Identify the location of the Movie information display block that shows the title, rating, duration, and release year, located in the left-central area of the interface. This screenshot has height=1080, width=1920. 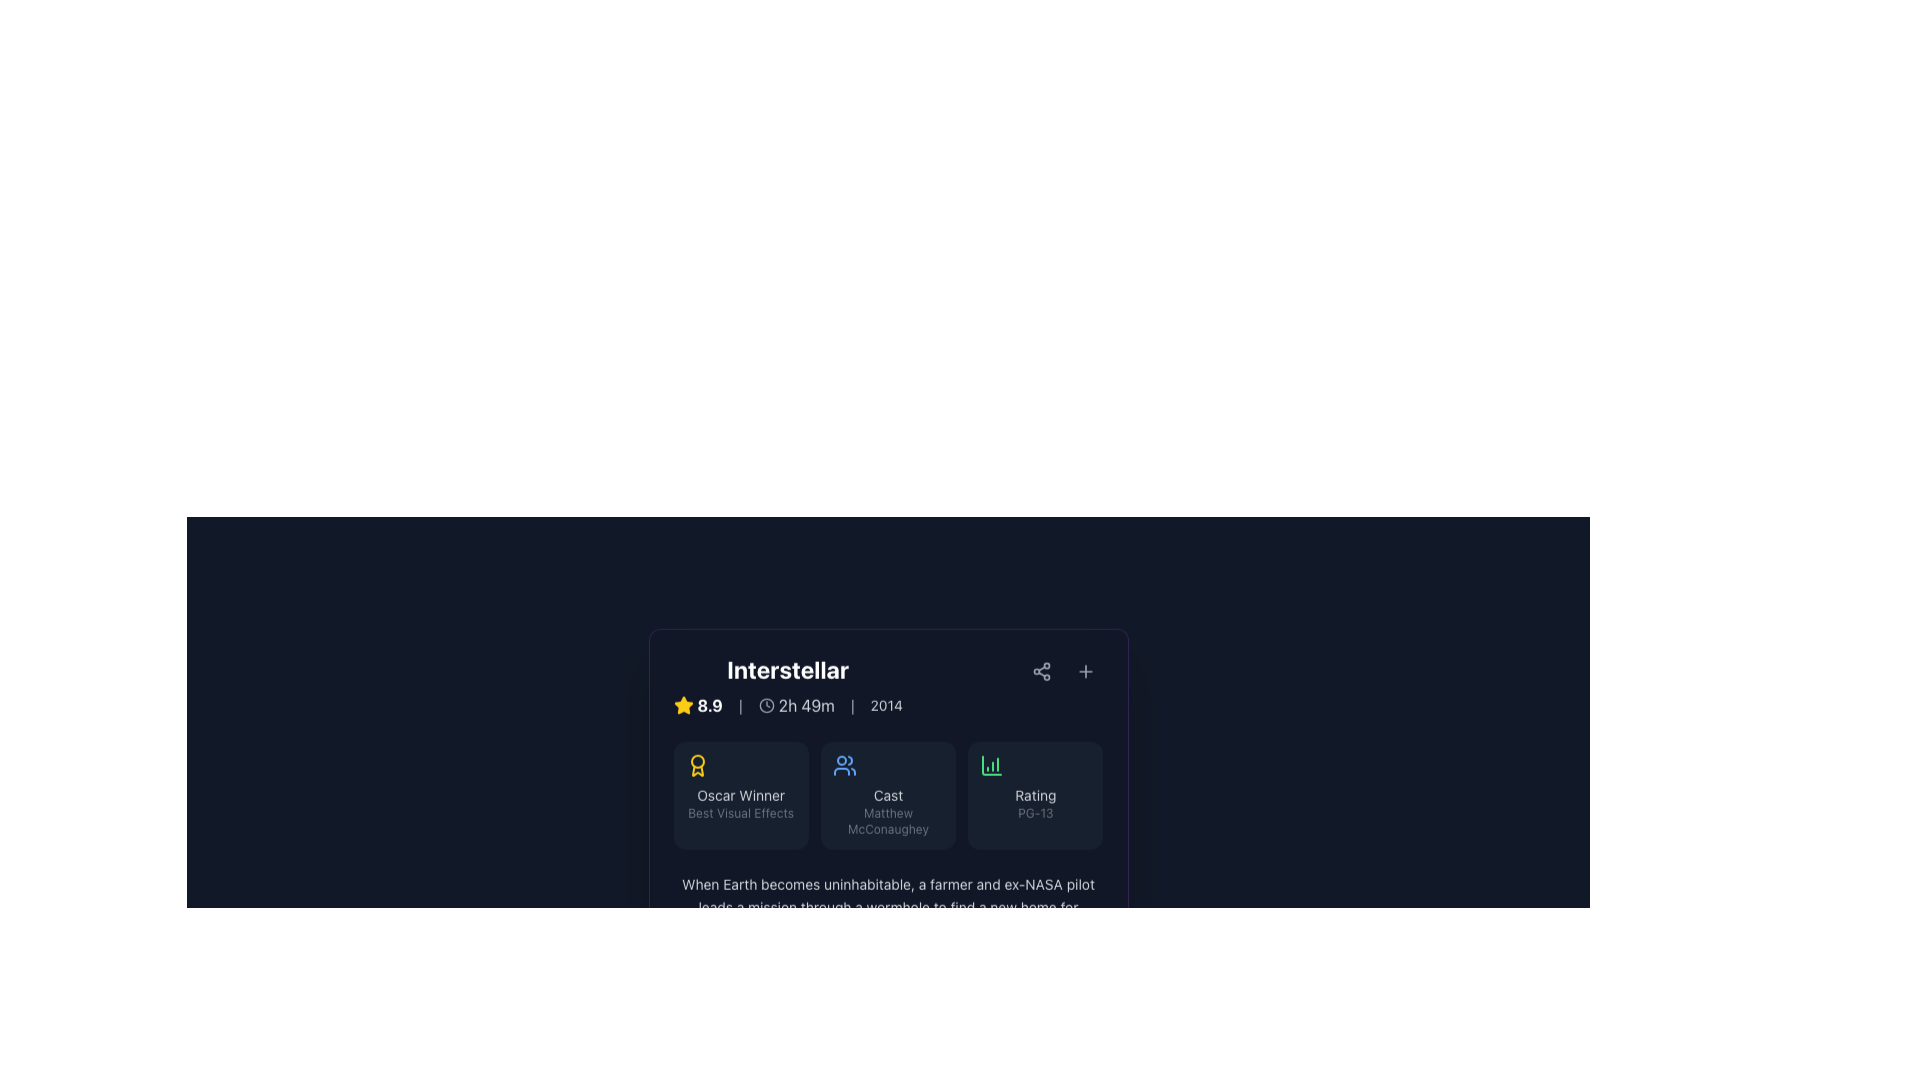
(787, 684).